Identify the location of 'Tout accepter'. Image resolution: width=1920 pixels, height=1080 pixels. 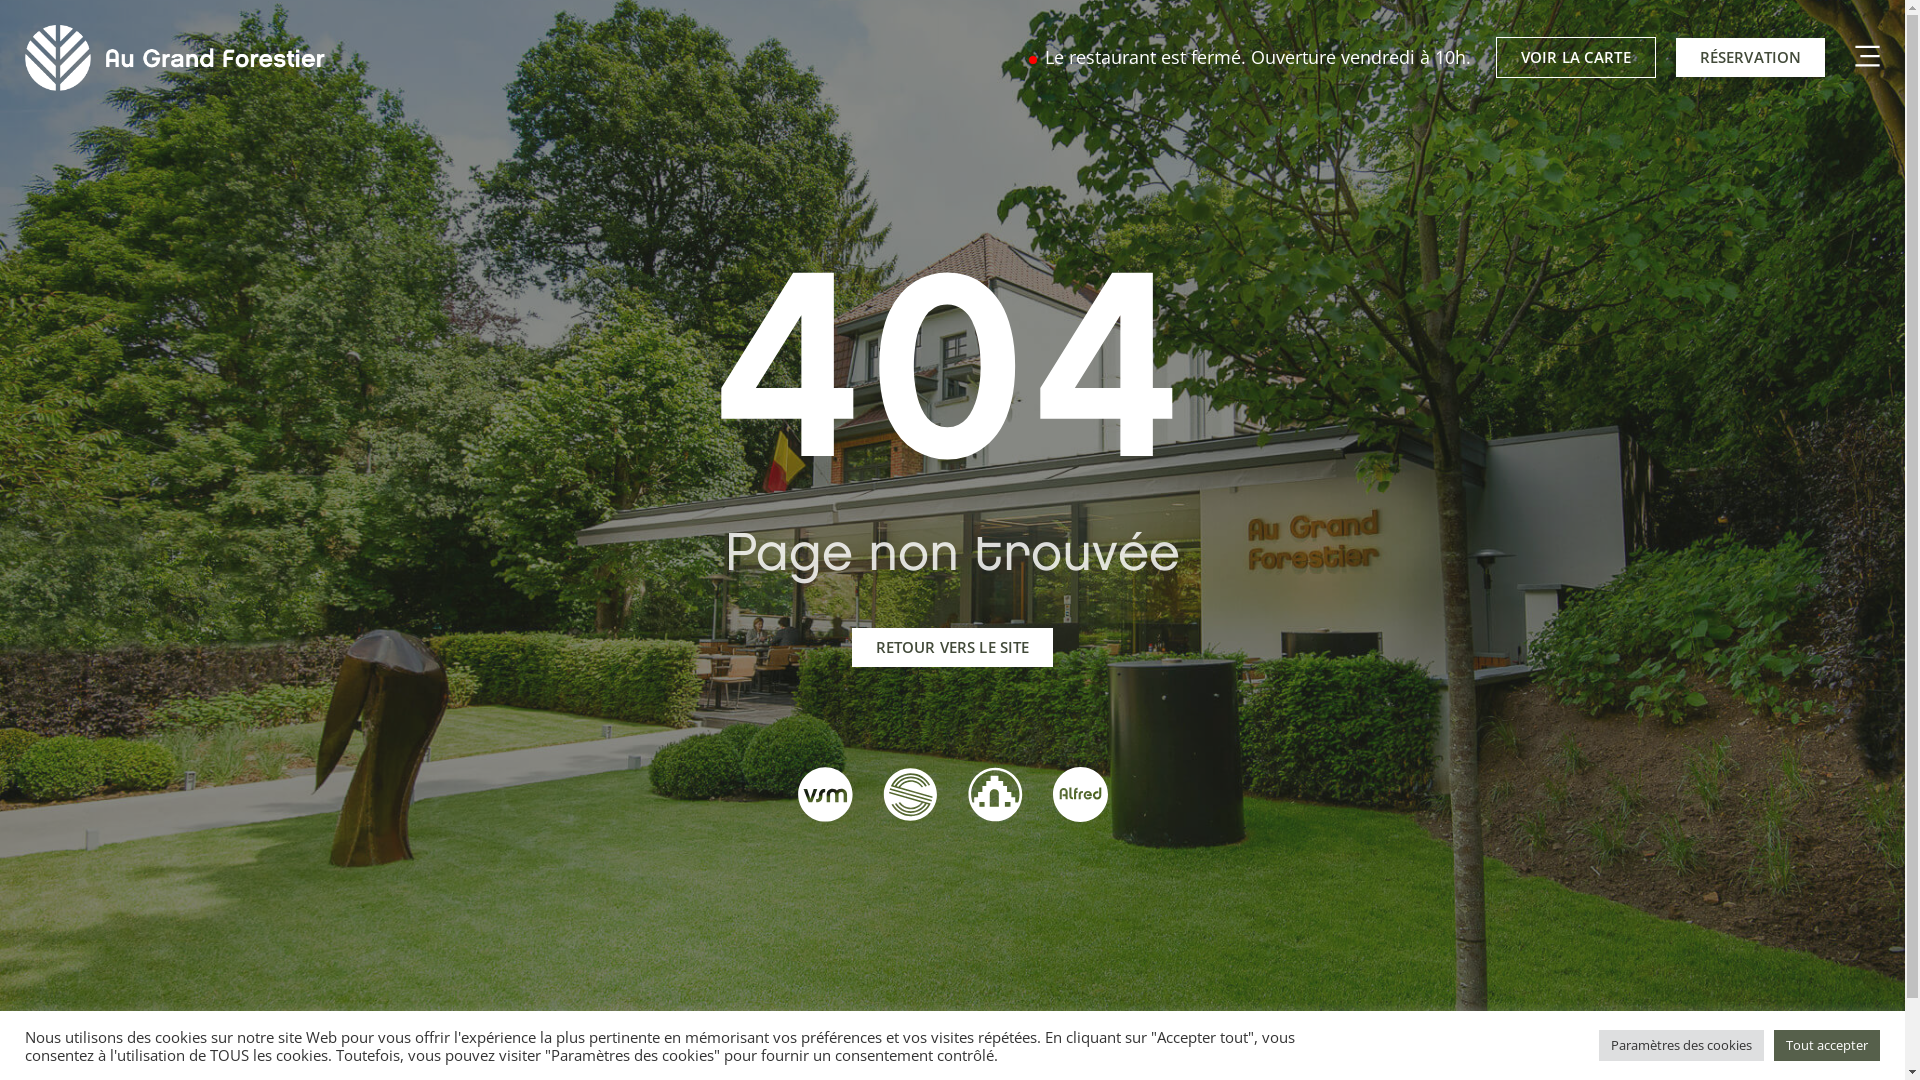
(1774, 1044).